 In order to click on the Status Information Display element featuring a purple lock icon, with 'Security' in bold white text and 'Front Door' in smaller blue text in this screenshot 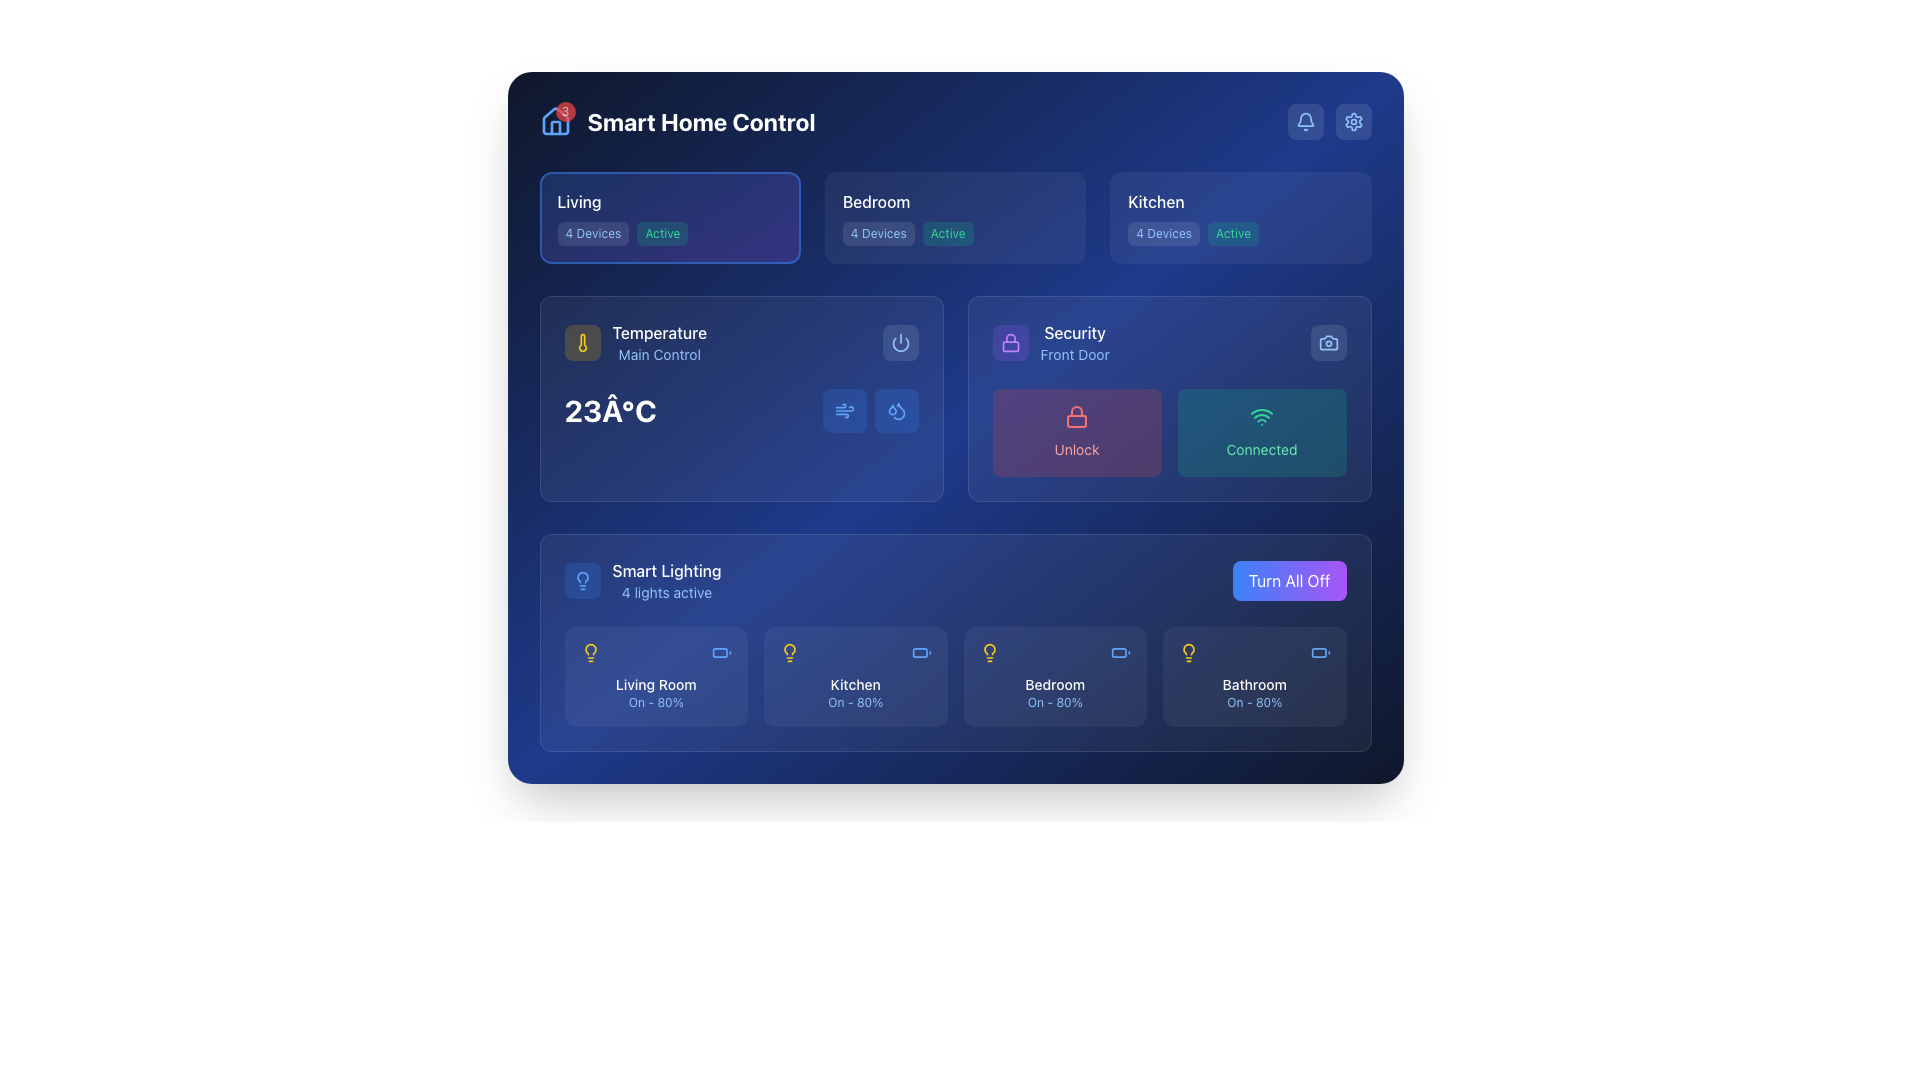, I will do `click(1050, 342)`.